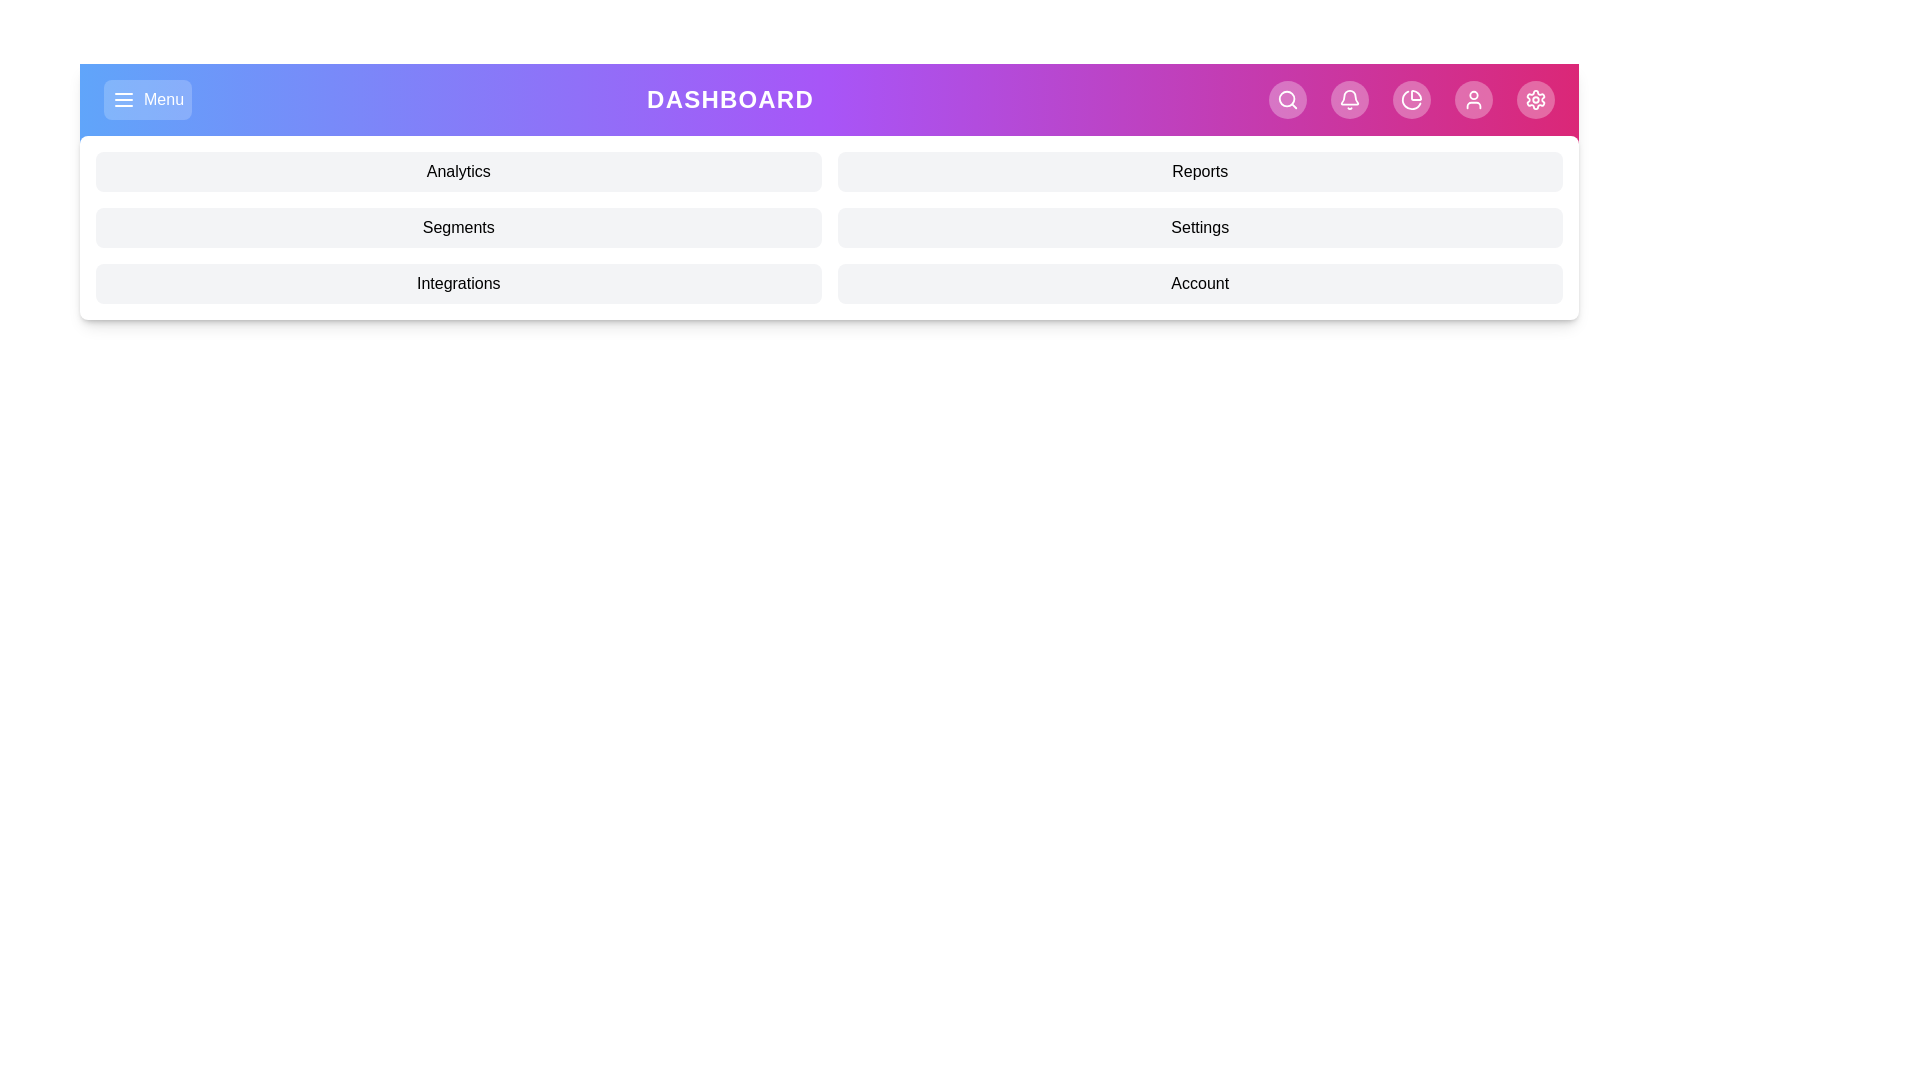  Describe the element at coordinates (1349, 100) in the screenshot. I see `the Notifications navigation icon` at that location.